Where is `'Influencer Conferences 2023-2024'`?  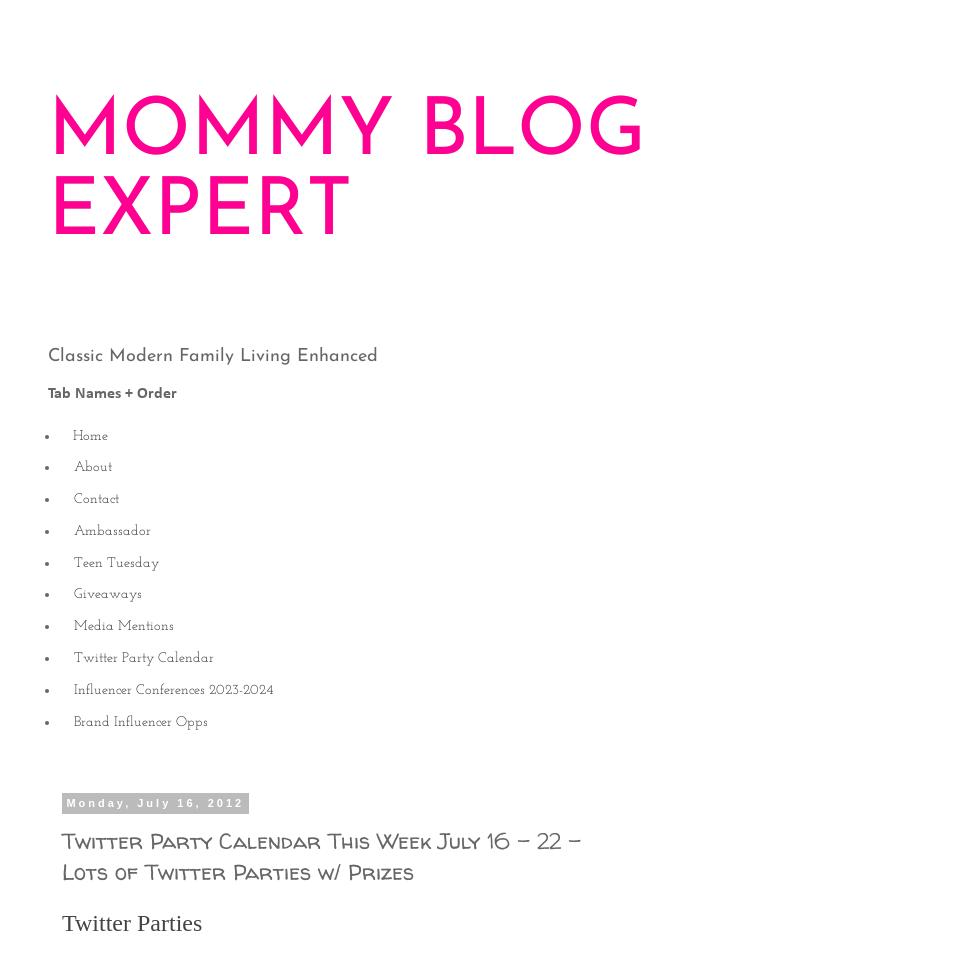 'Influencer Conferences 2023-2024' is located at coordinates (173, 688).